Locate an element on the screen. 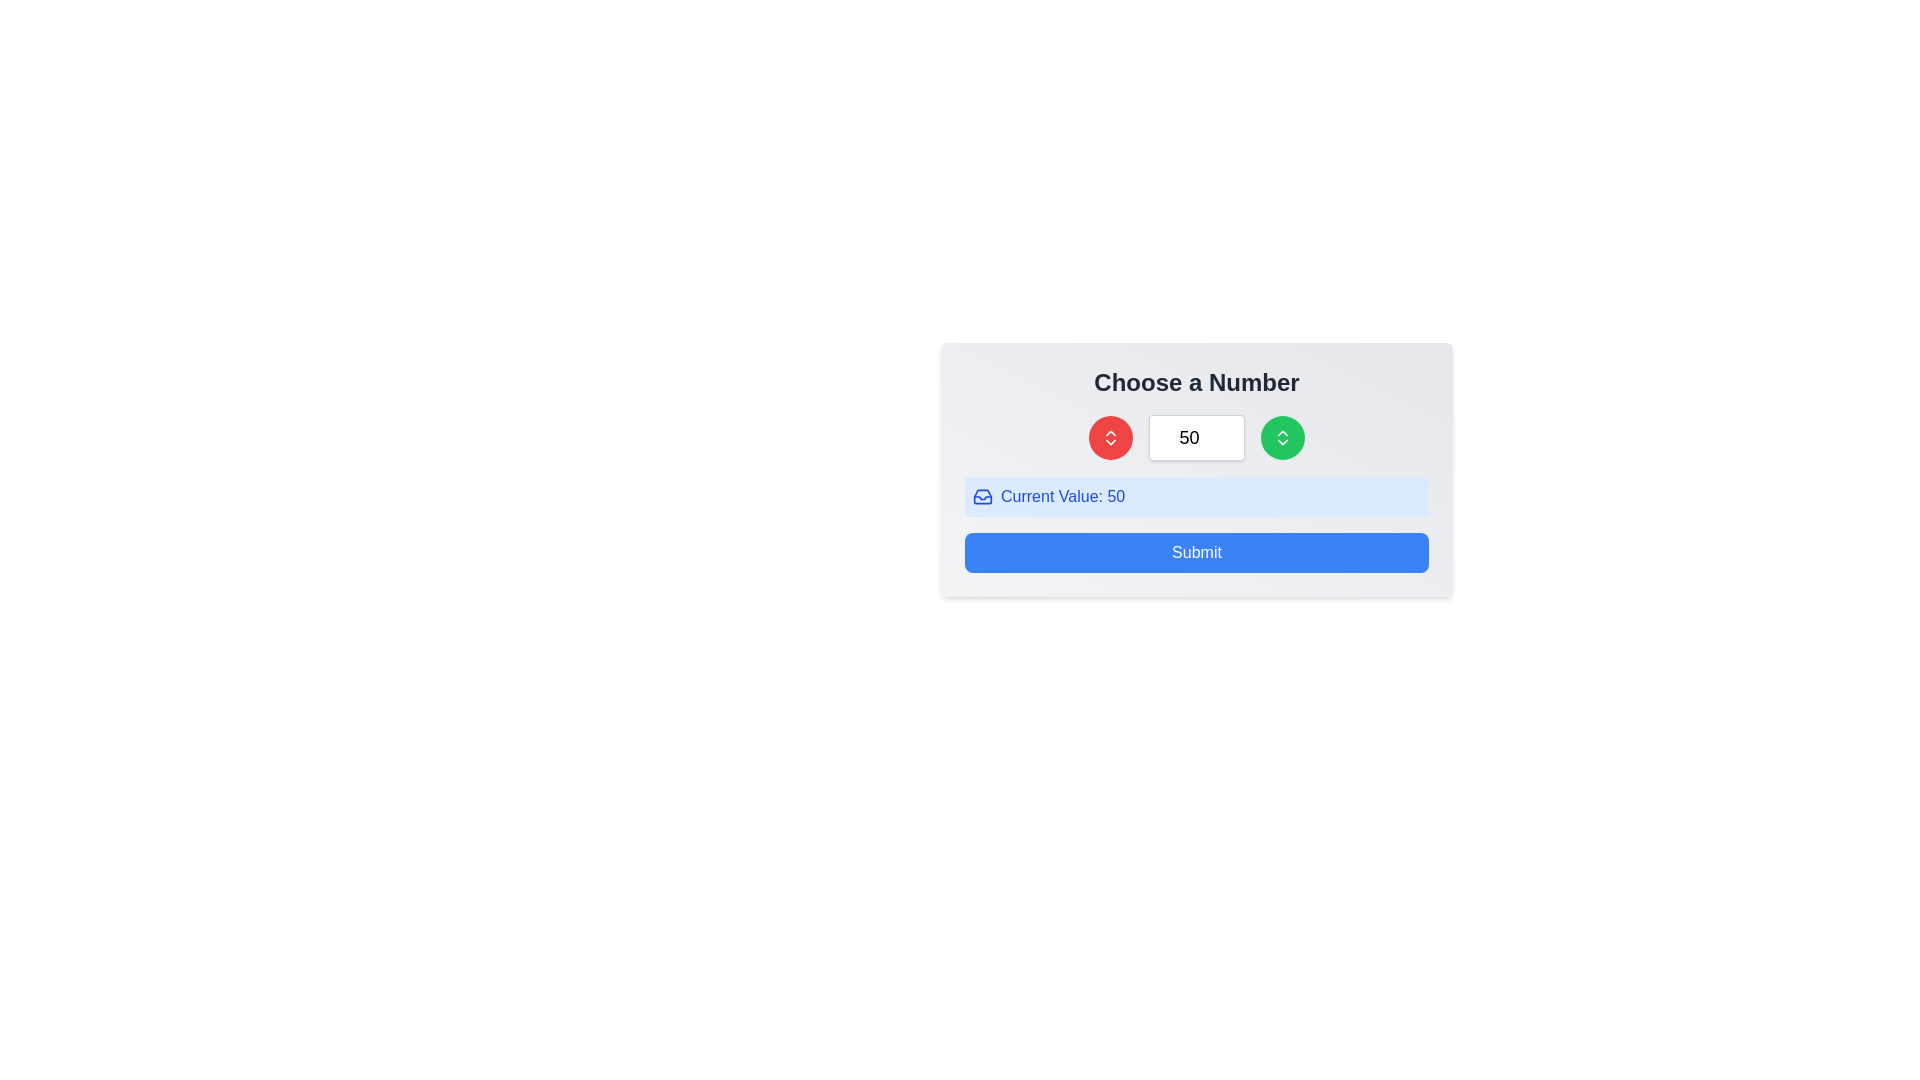  the Text Label that displays the current numerical value selected by the user, located below the number adjustment controls labeled 'Choose a Number', to the right of an inbox symbol within a light blue, rounded box is located at coordinates (1062, 496).